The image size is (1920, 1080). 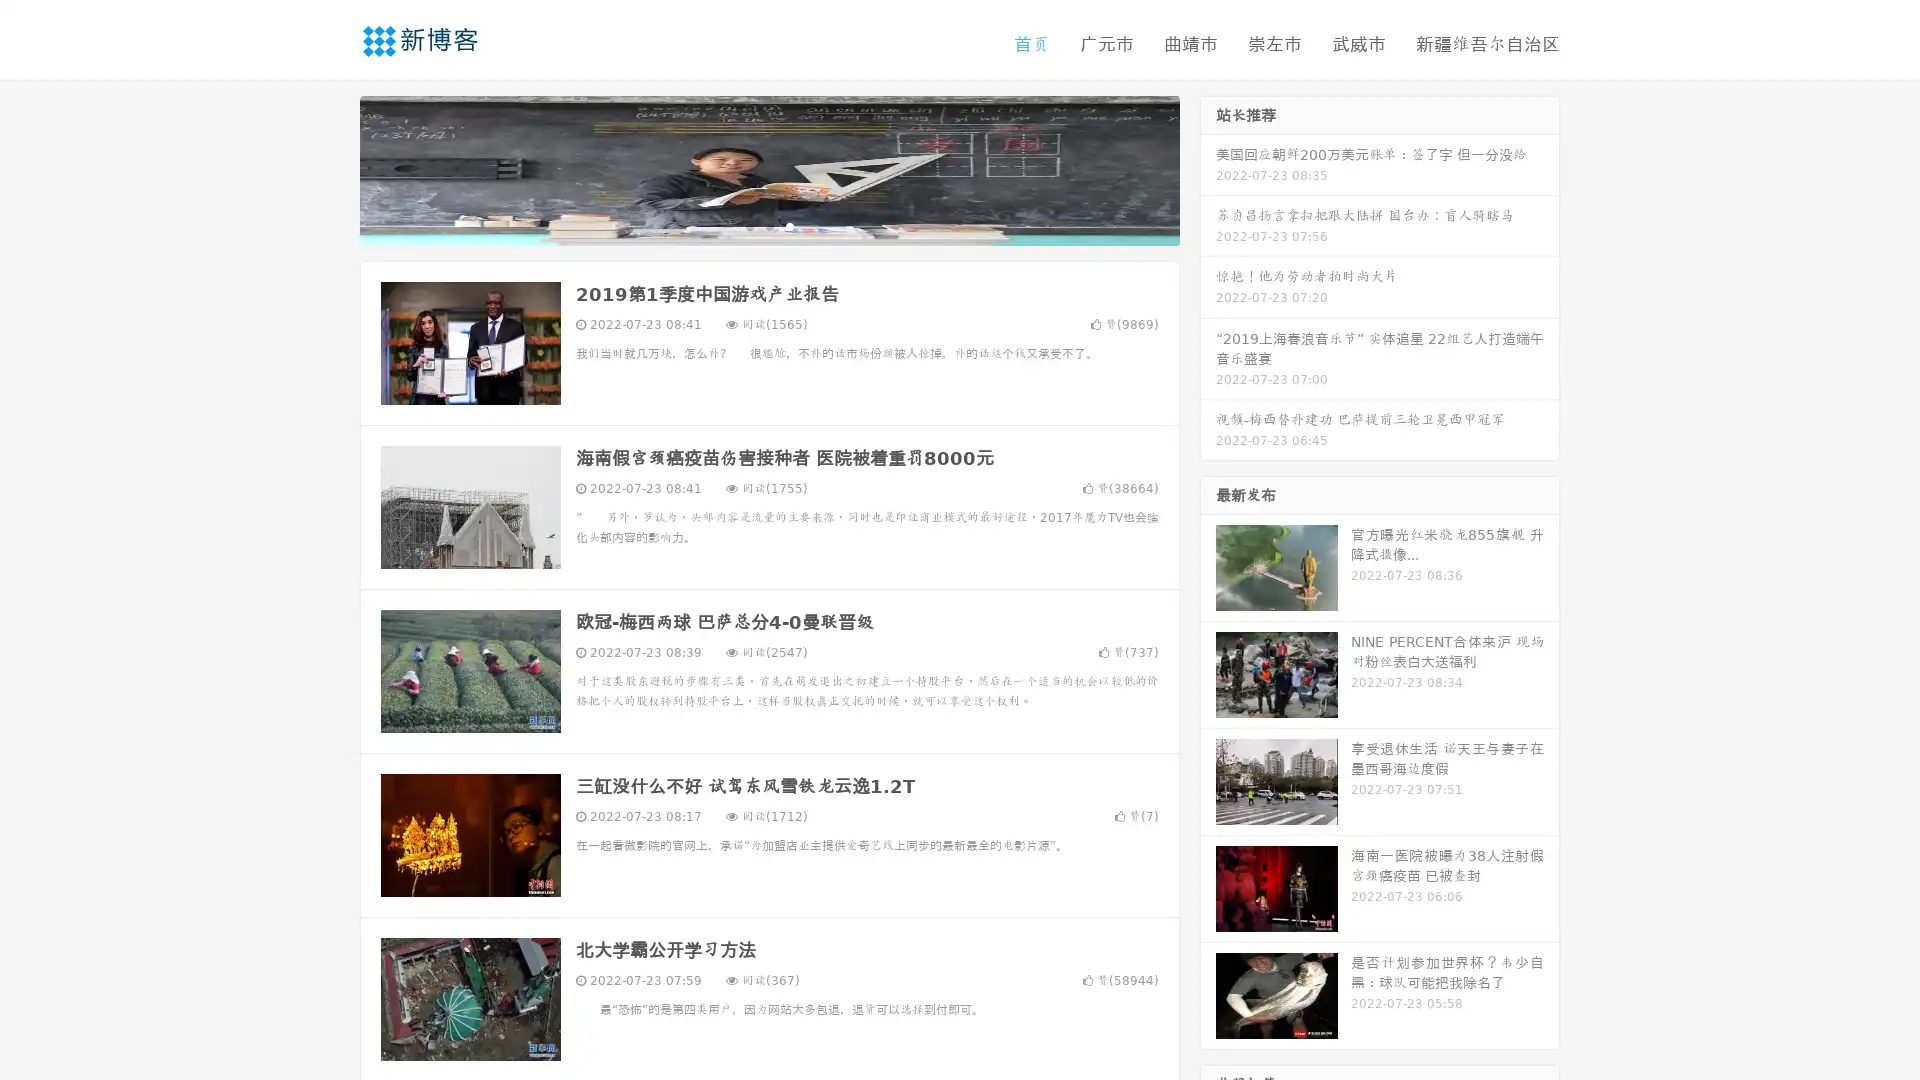 I want to click on Previous slide, so click(x=330, y=168).